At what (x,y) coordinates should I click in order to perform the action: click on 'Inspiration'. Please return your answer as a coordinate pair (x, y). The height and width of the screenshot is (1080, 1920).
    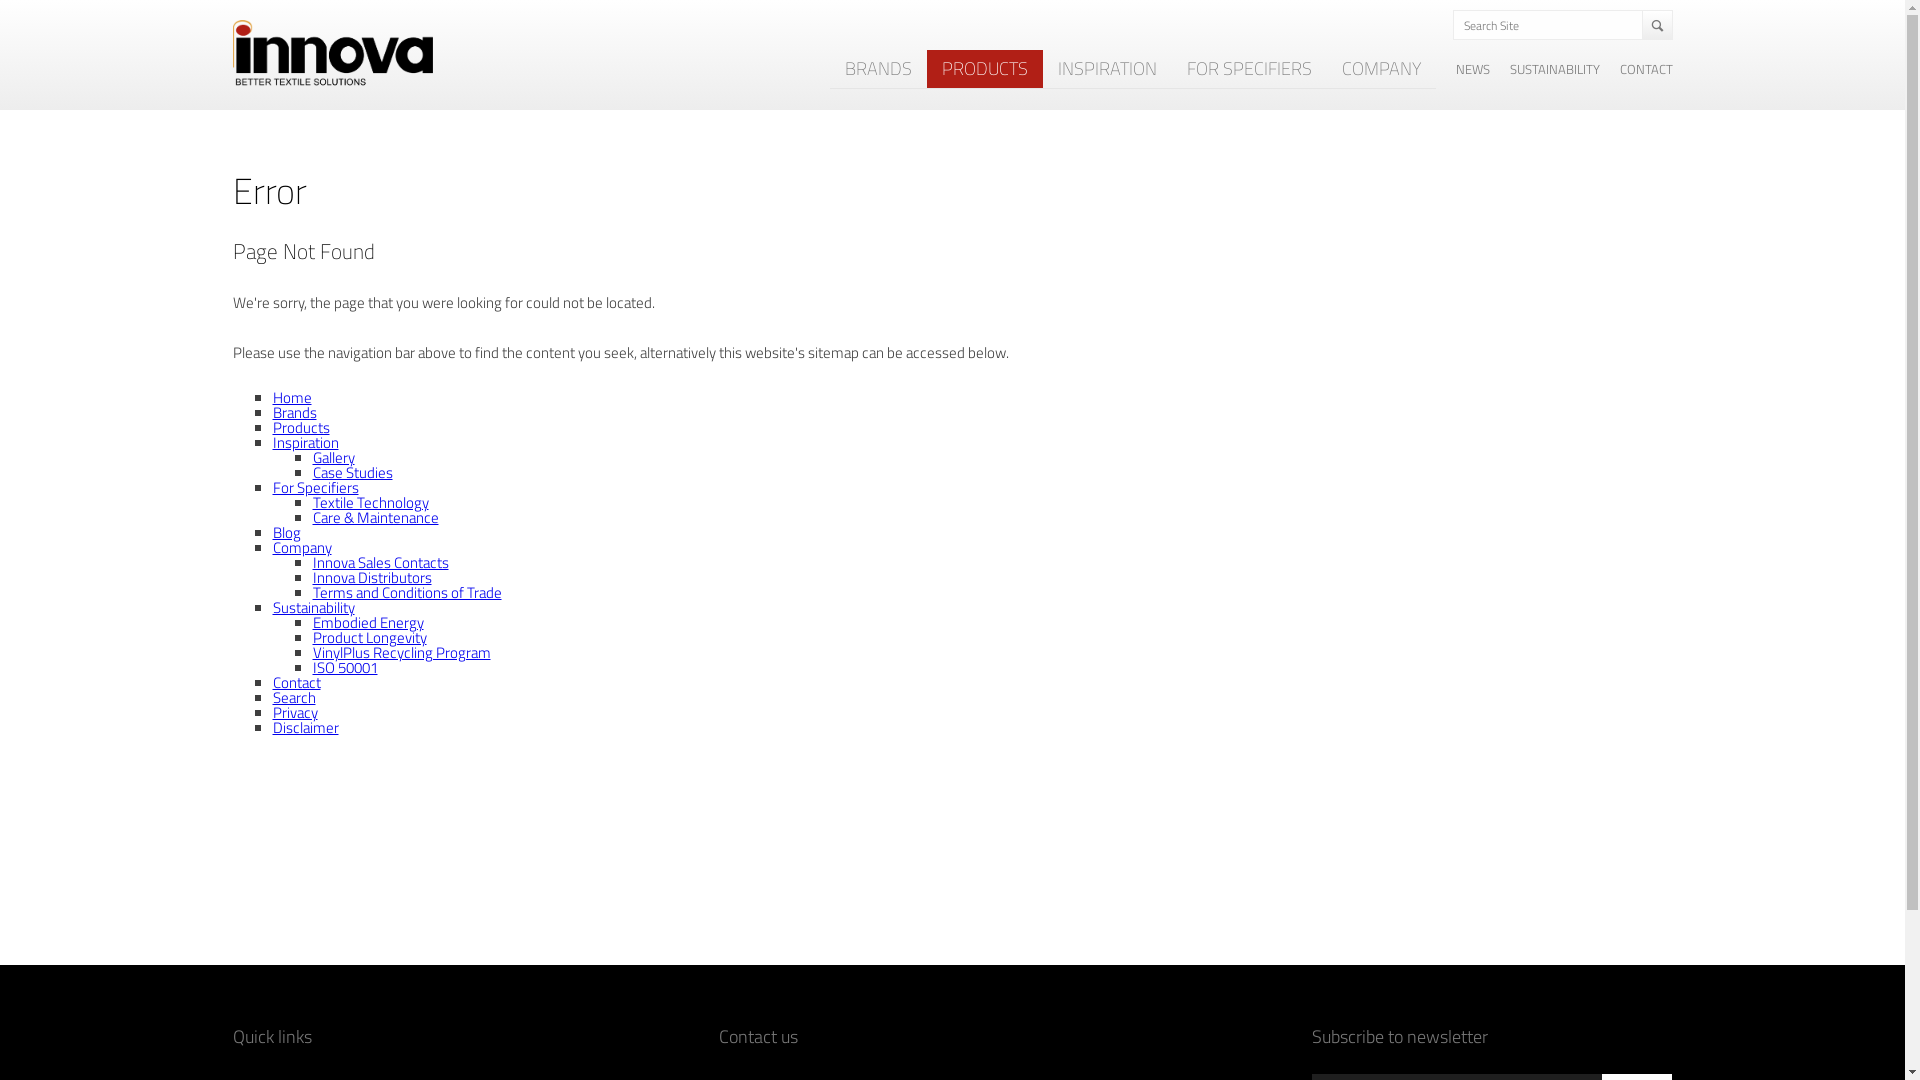
    Looking at the image, I should click on (304, 441).